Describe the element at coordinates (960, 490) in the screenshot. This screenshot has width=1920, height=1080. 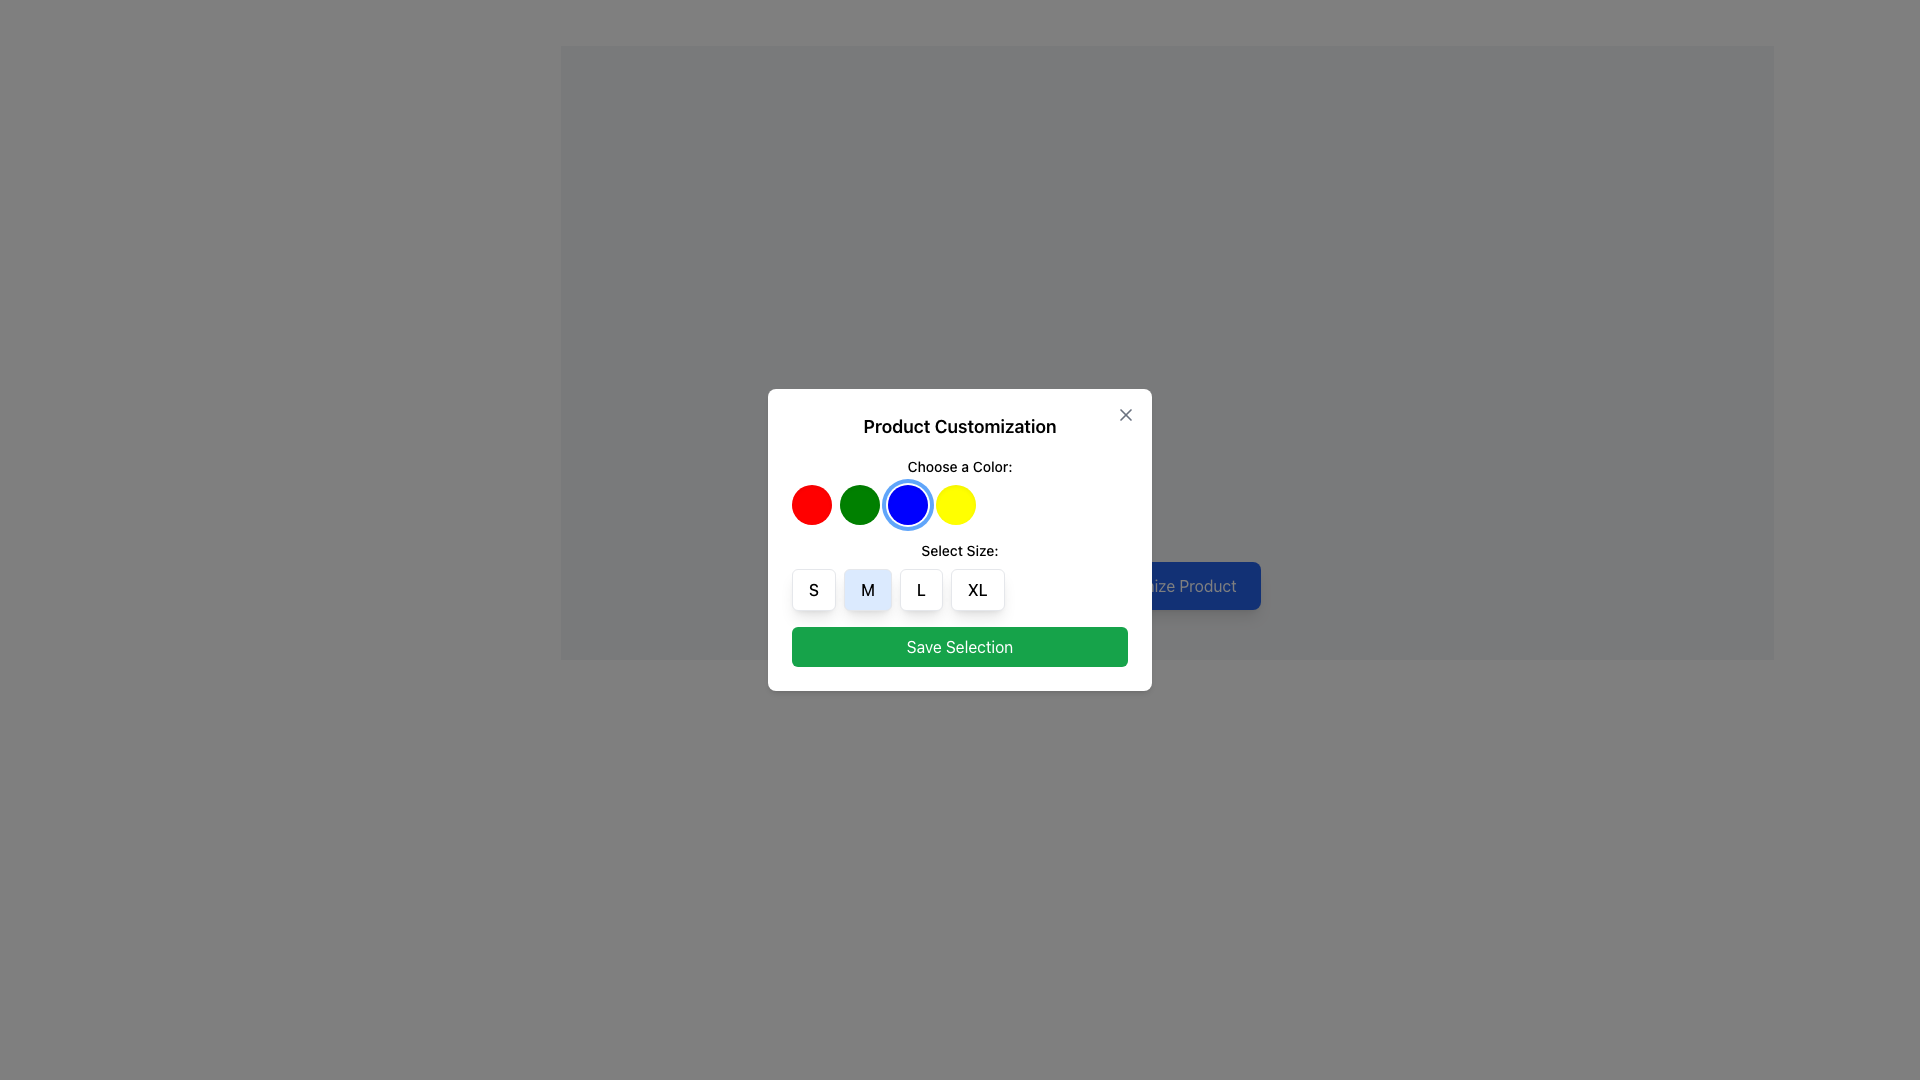
I see `a color button in the color selection group labeled 'Choose a Color:'` at that location.